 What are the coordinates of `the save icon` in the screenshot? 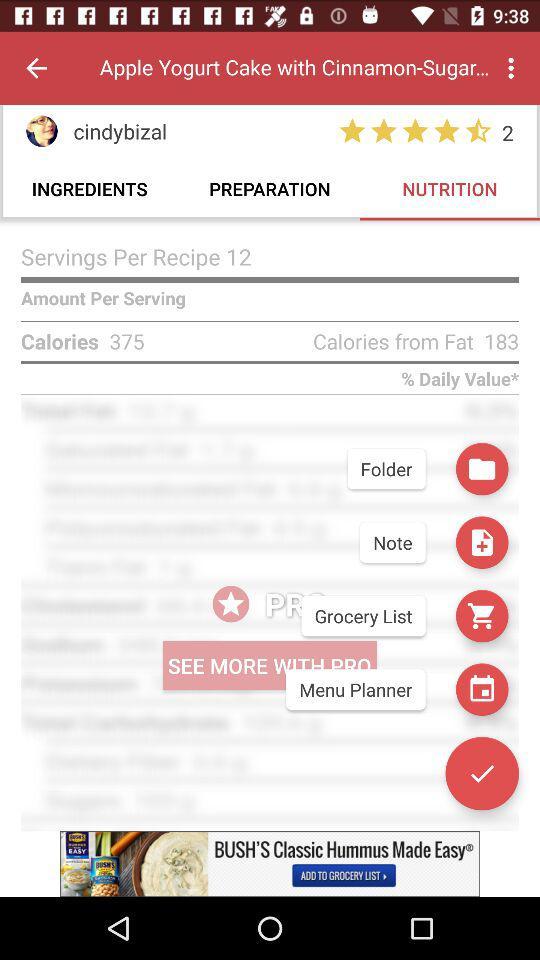 It's located at (481, 542).